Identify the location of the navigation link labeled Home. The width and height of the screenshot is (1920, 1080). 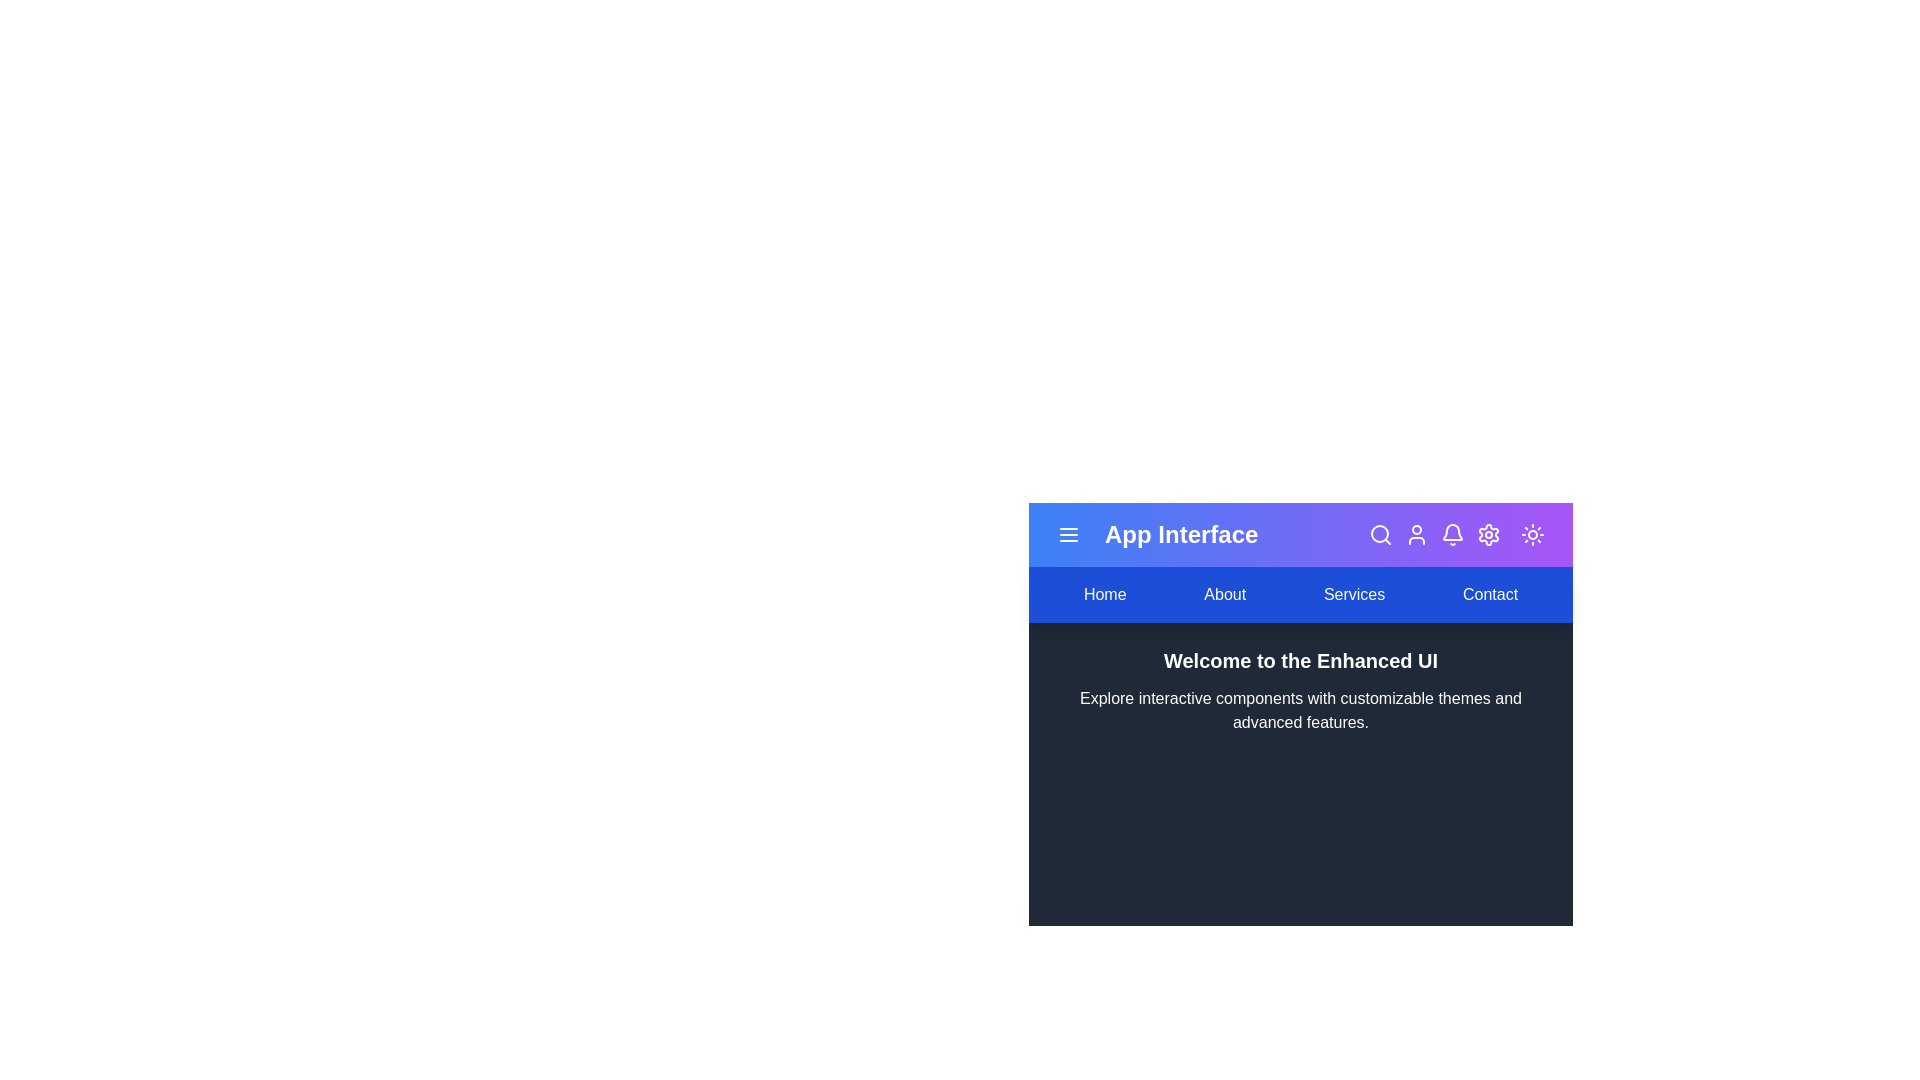
(1103, 593).